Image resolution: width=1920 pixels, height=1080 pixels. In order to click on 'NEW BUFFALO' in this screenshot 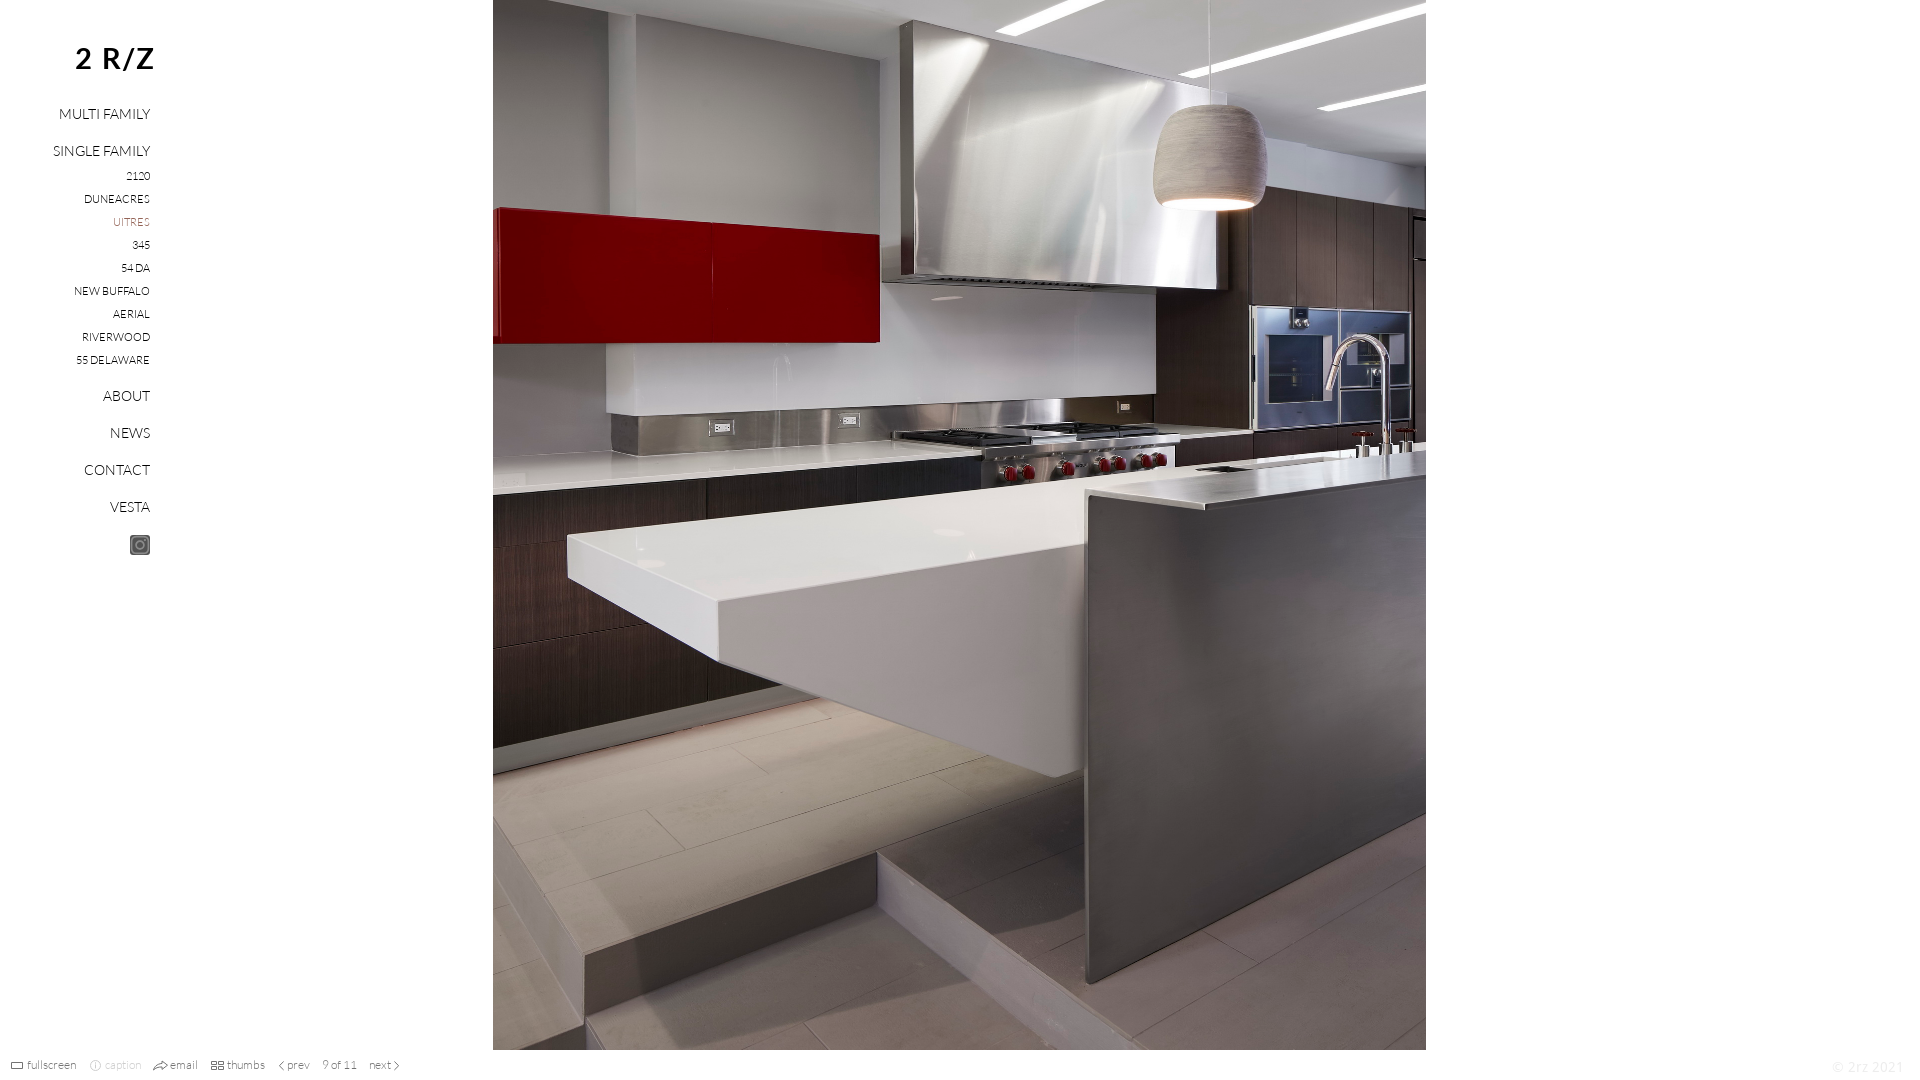, I will do `click(110, 290)`.